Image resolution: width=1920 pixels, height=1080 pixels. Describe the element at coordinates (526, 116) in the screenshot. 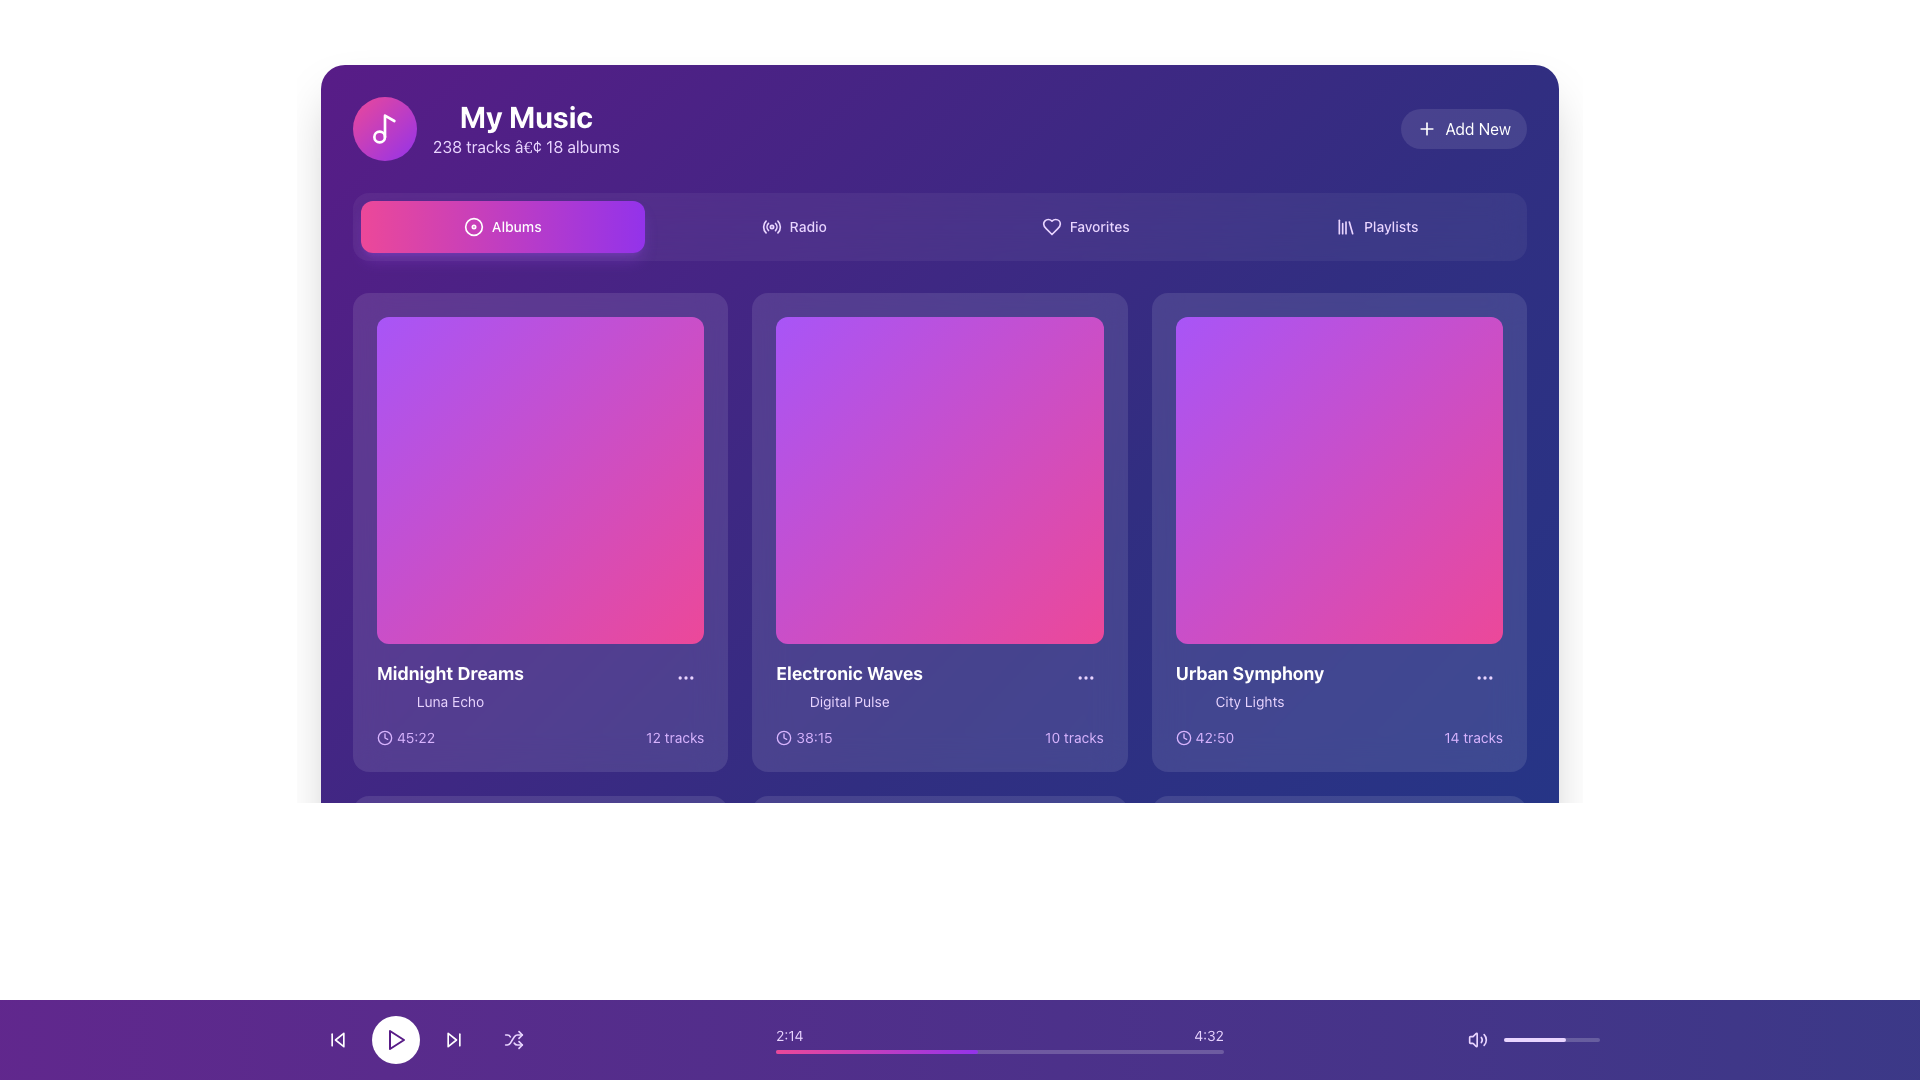

I see `the bolded, large-sized text label 'My Music' in white color located in the upper-left corner of the interface` at that location.